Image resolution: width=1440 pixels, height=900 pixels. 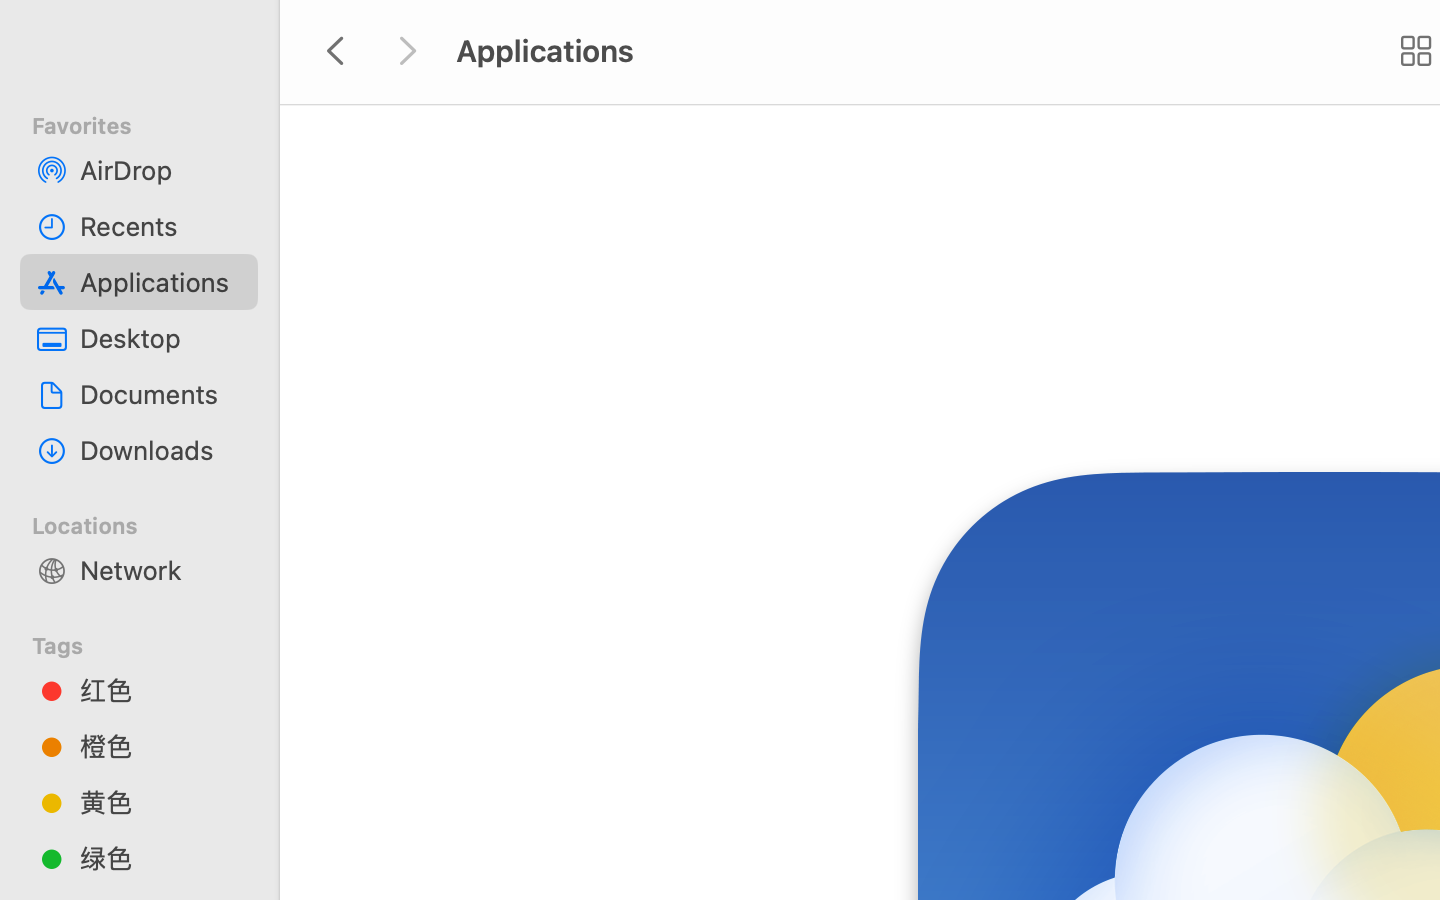 I want to click on 'Applications', so click(x=159, y=280).